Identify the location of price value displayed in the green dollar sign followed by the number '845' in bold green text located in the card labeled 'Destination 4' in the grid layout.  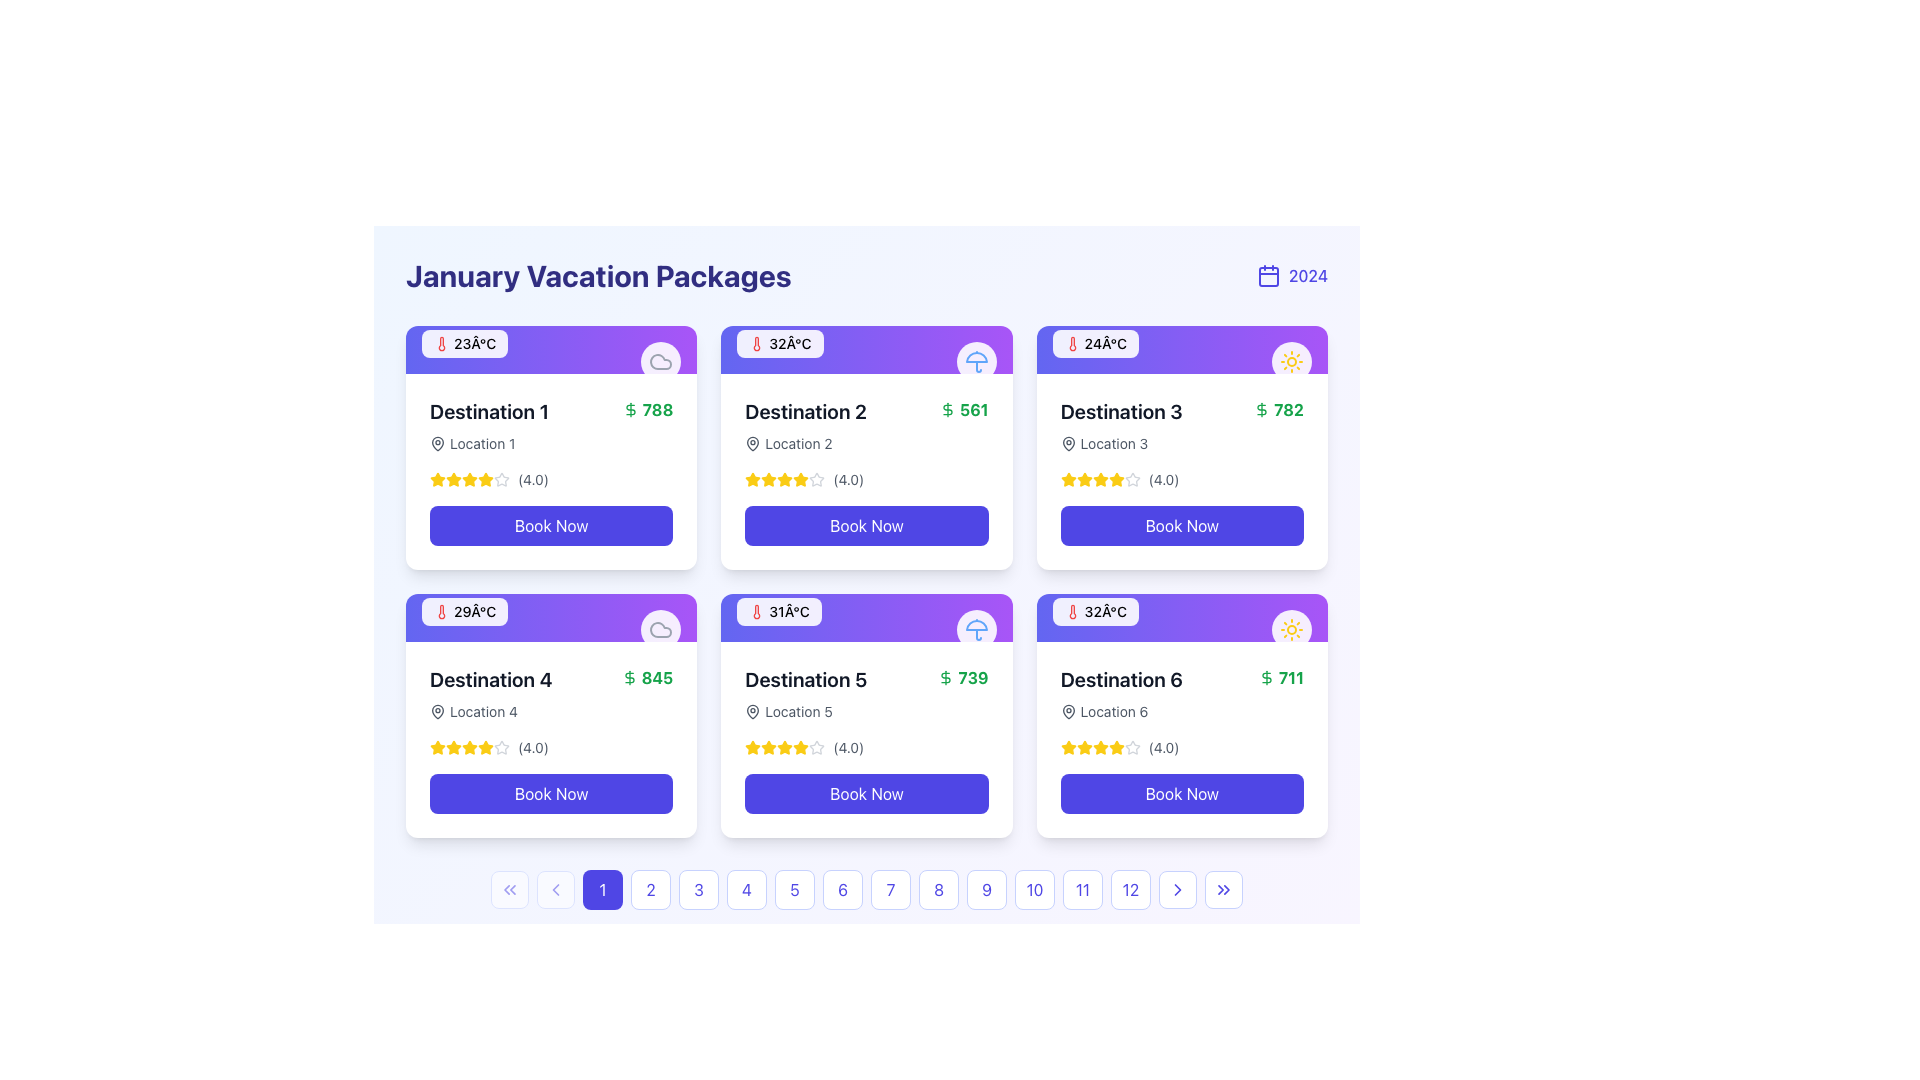
(647, 677).